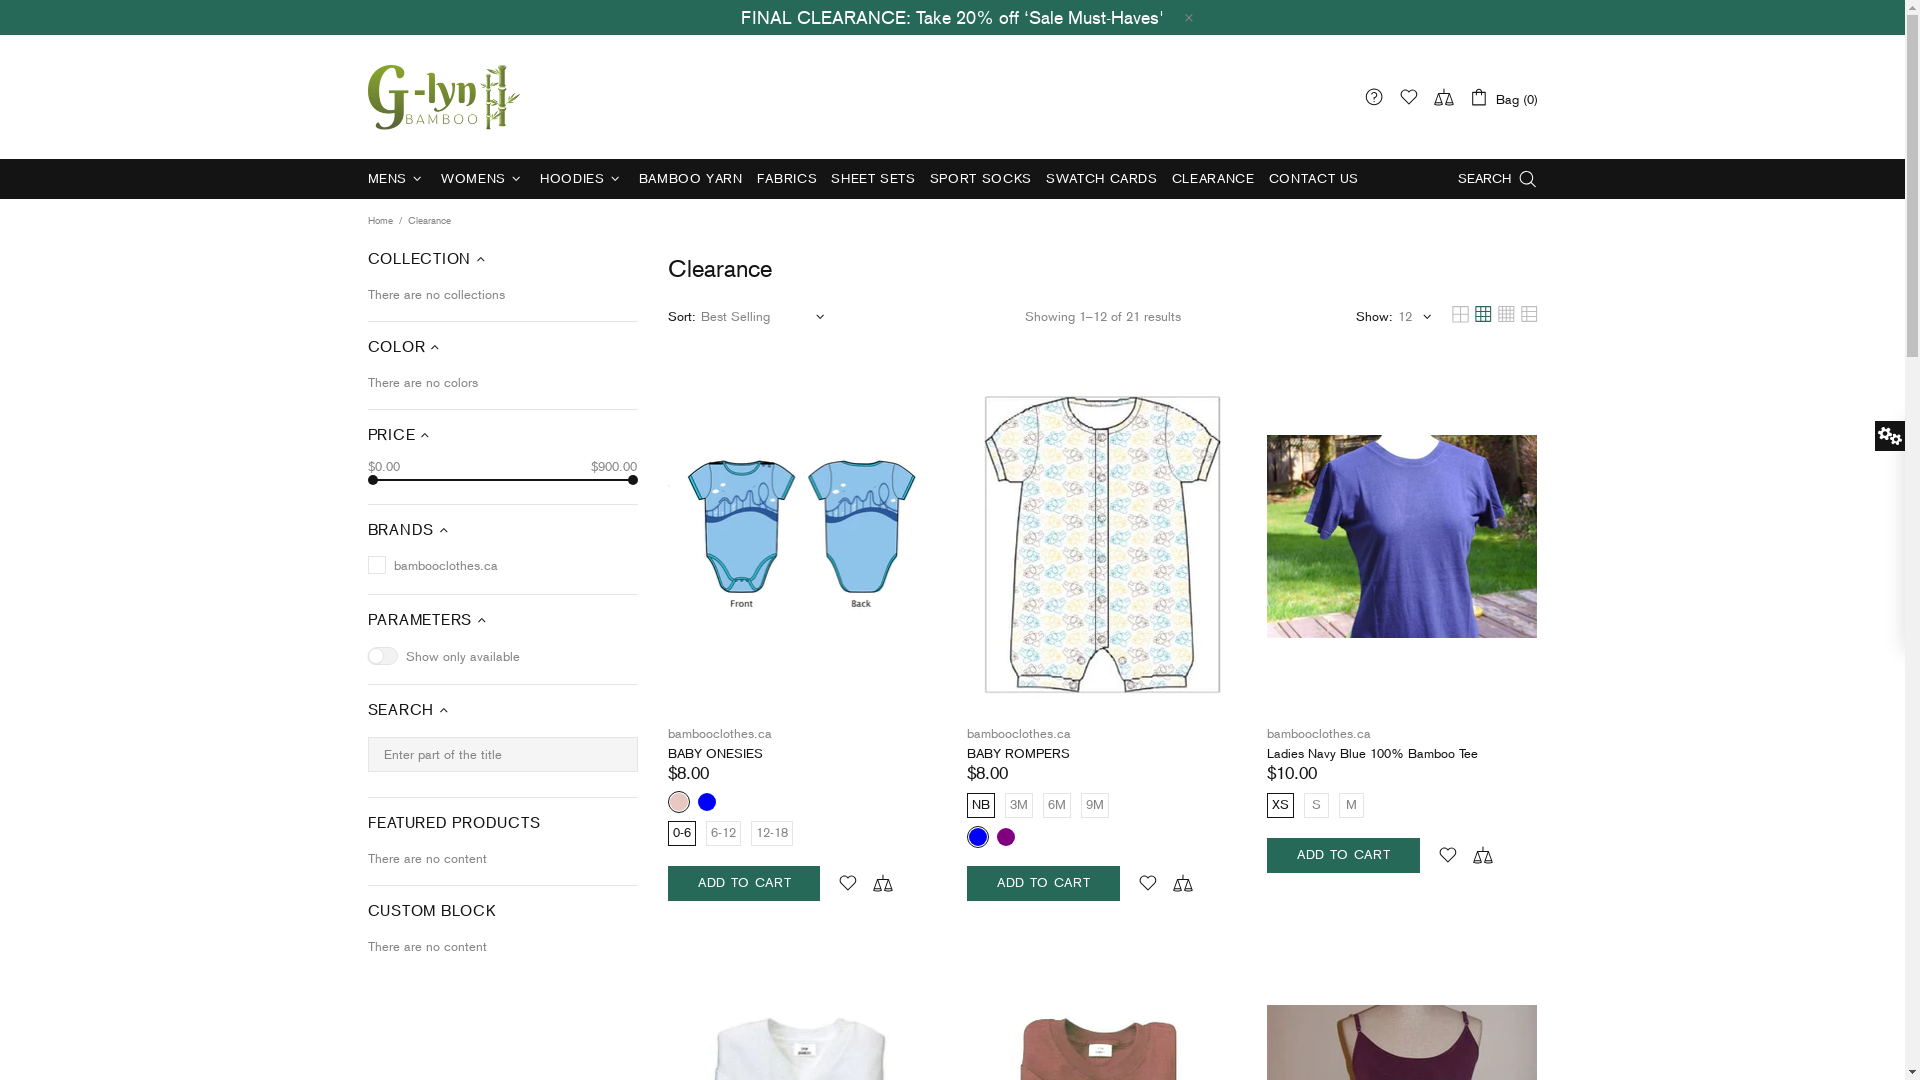 The image size is (1920, 1080). I want to click on 'SHEET SETS', so click(873, 177).